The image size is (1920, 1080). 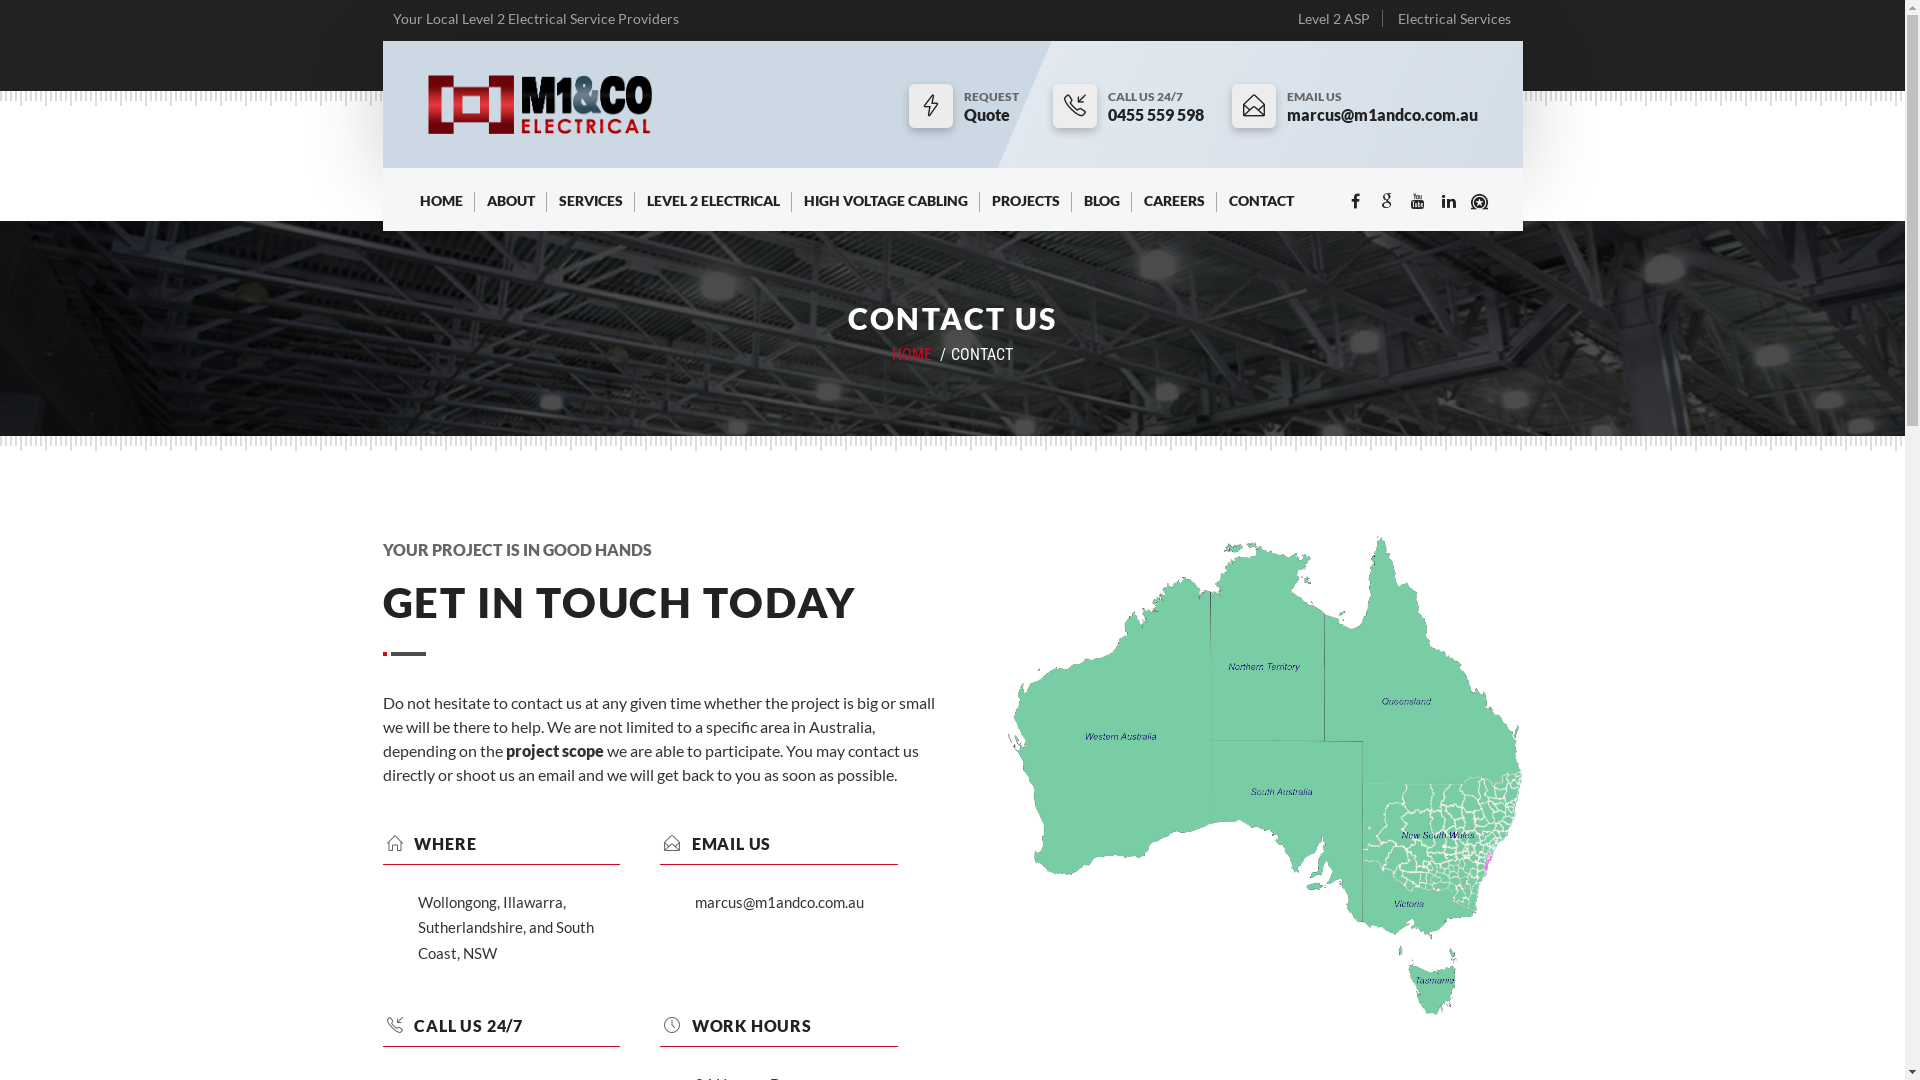 I want to click on 'SERVICES', so click(x=589, y=209).